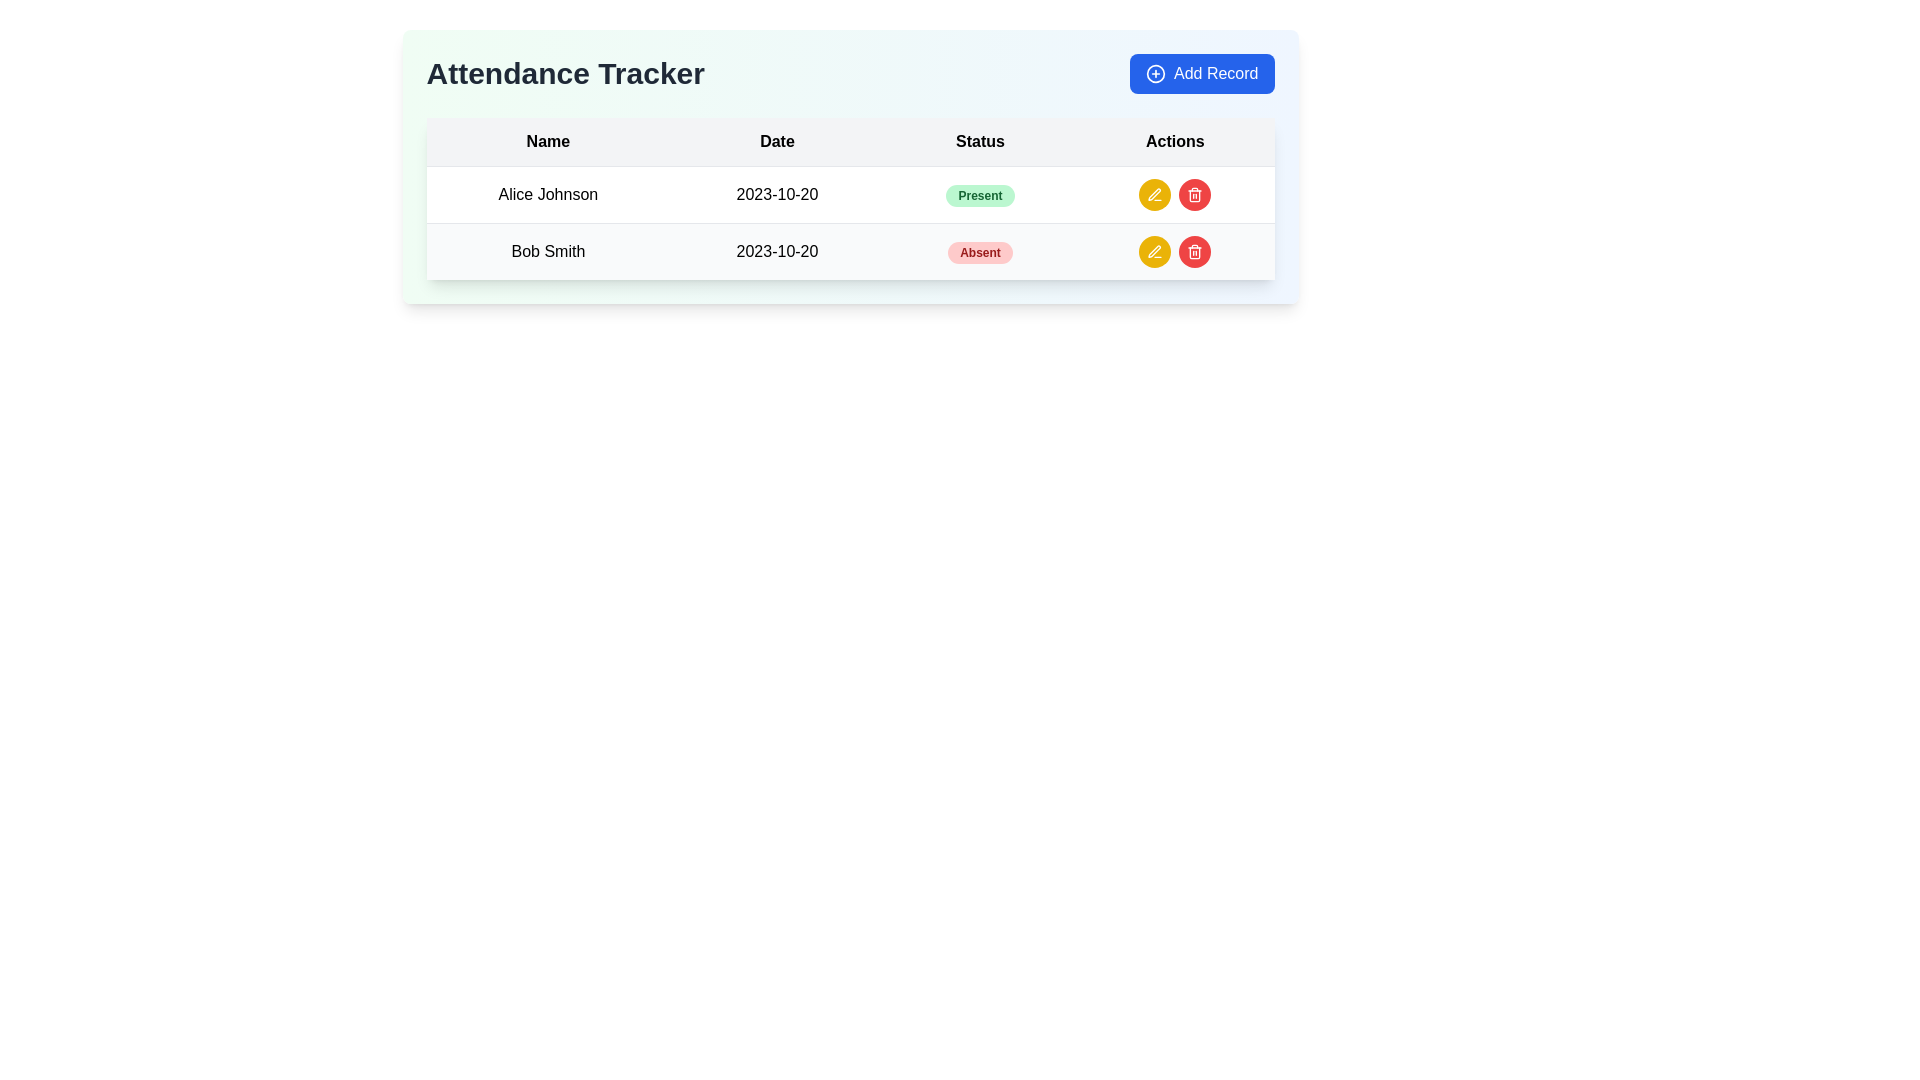 The width and height of the screenshot is (1920, 1080). I want to click on the Text label displaying 'Alice Johnson' in the second row of the attendance tracker table under the 'Name' column, so click(548, 195).